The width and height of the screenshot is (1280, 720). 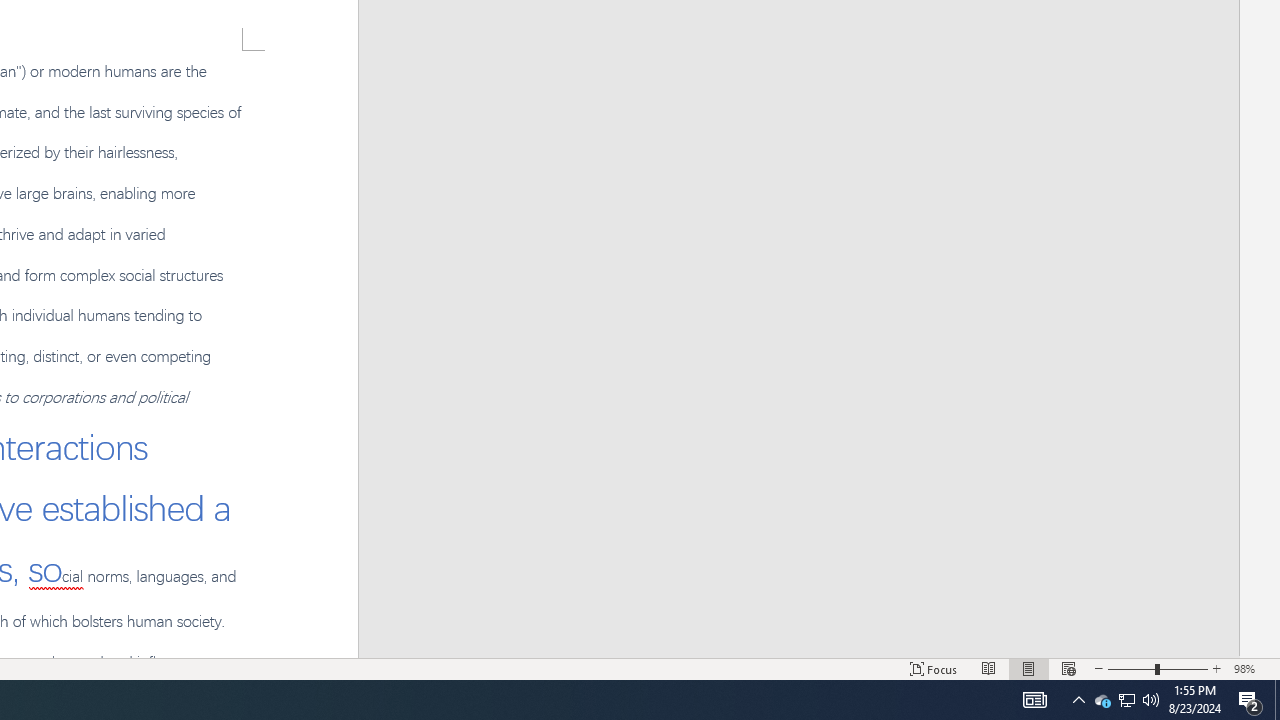 What do you see at coordinates (1250, 698) in the screenshot?
I see `'Action Center, 2 new notifications'` at bounding box center [1250, 698].